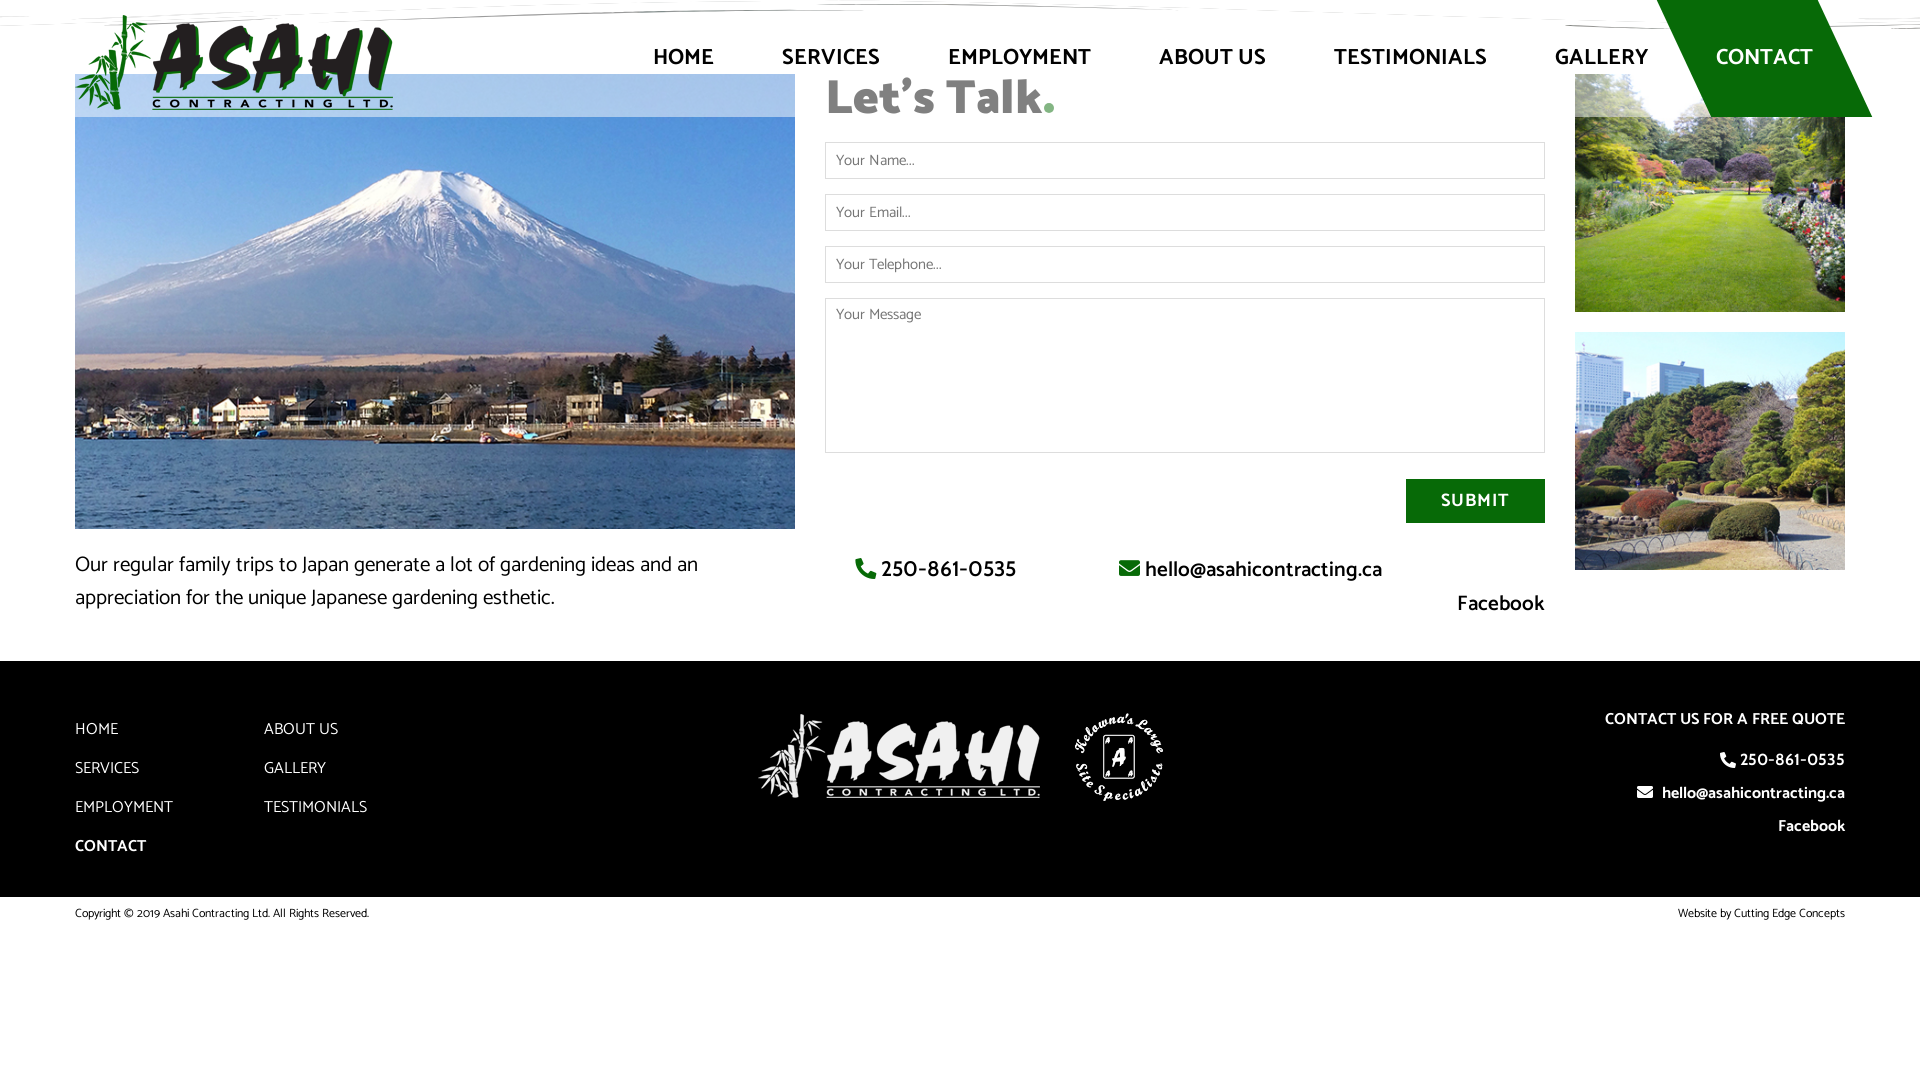 The height and width of the screenshot is (1080, 1920). Describe the element at coordinates (1601, 57) in the screenshot. I see `'GALLERY'` at that location.